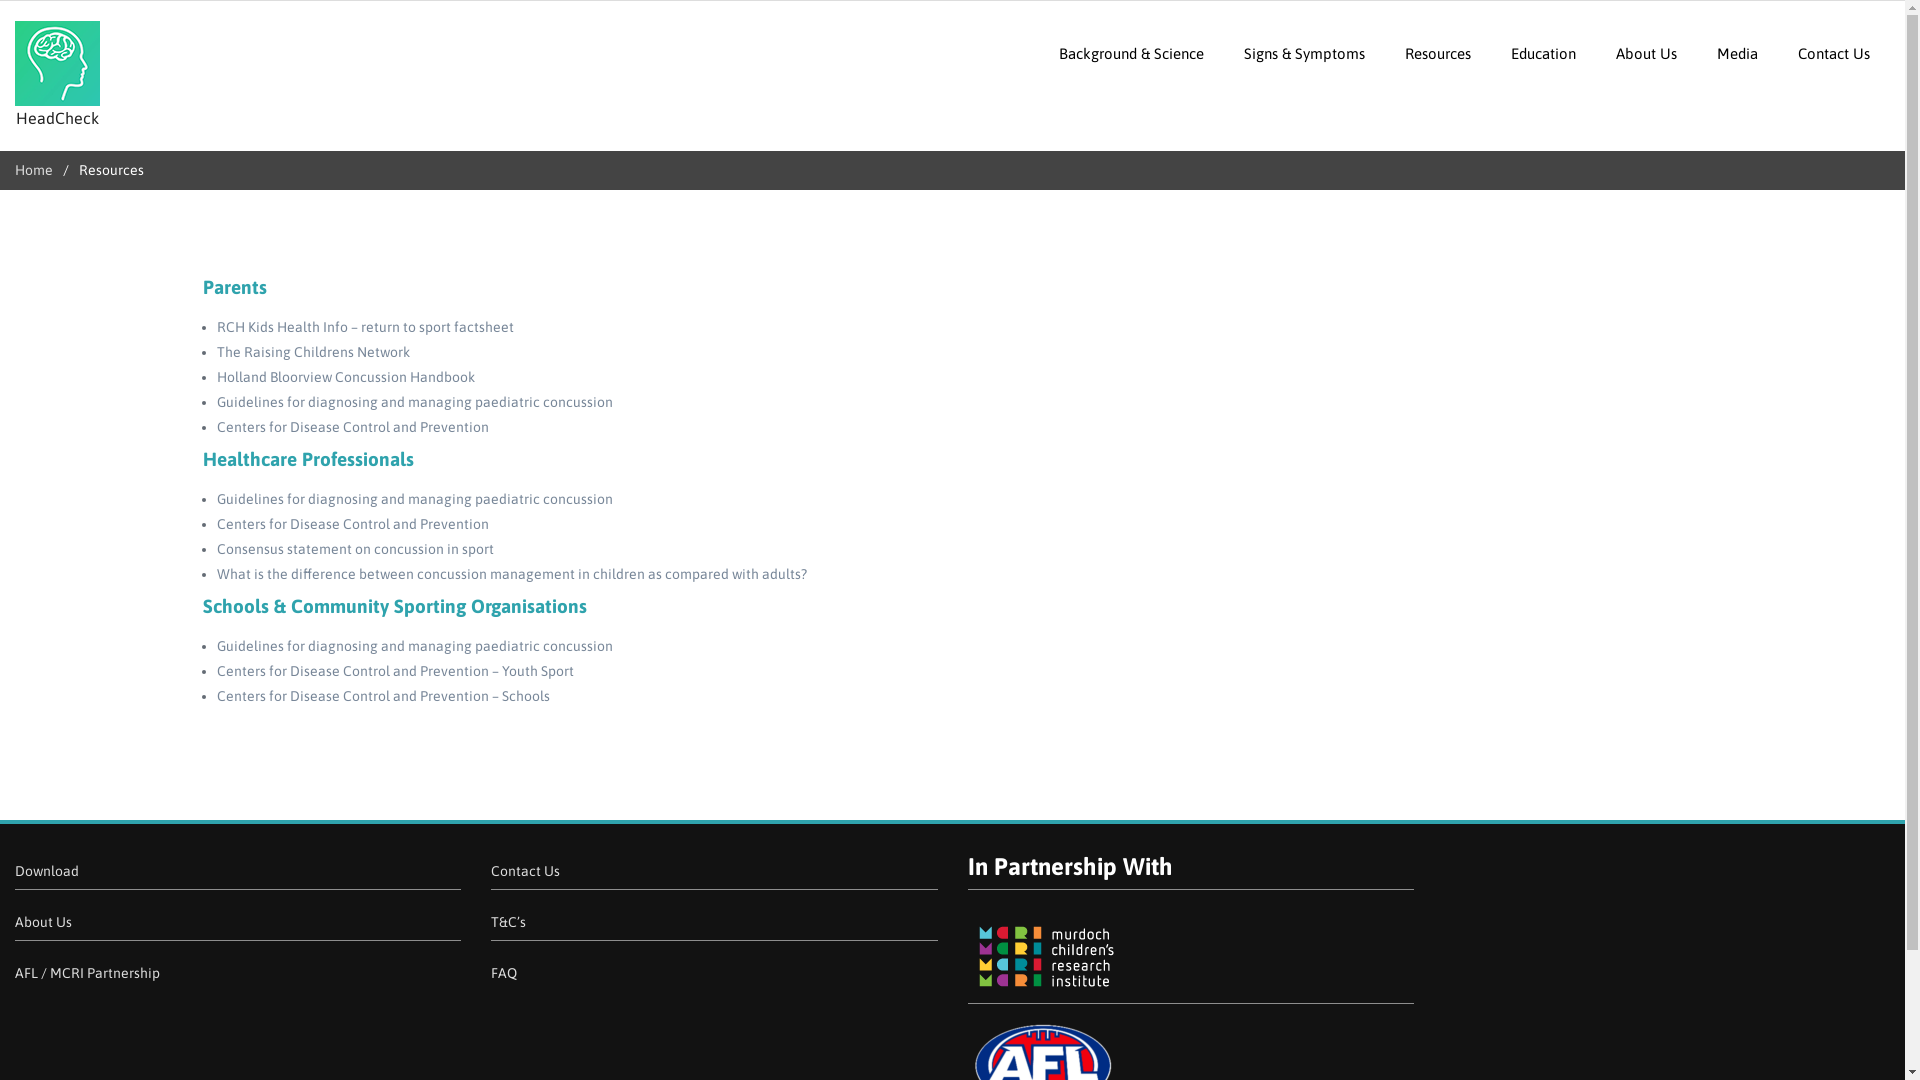  I want to click on 'FAQ', so click(490, 971).